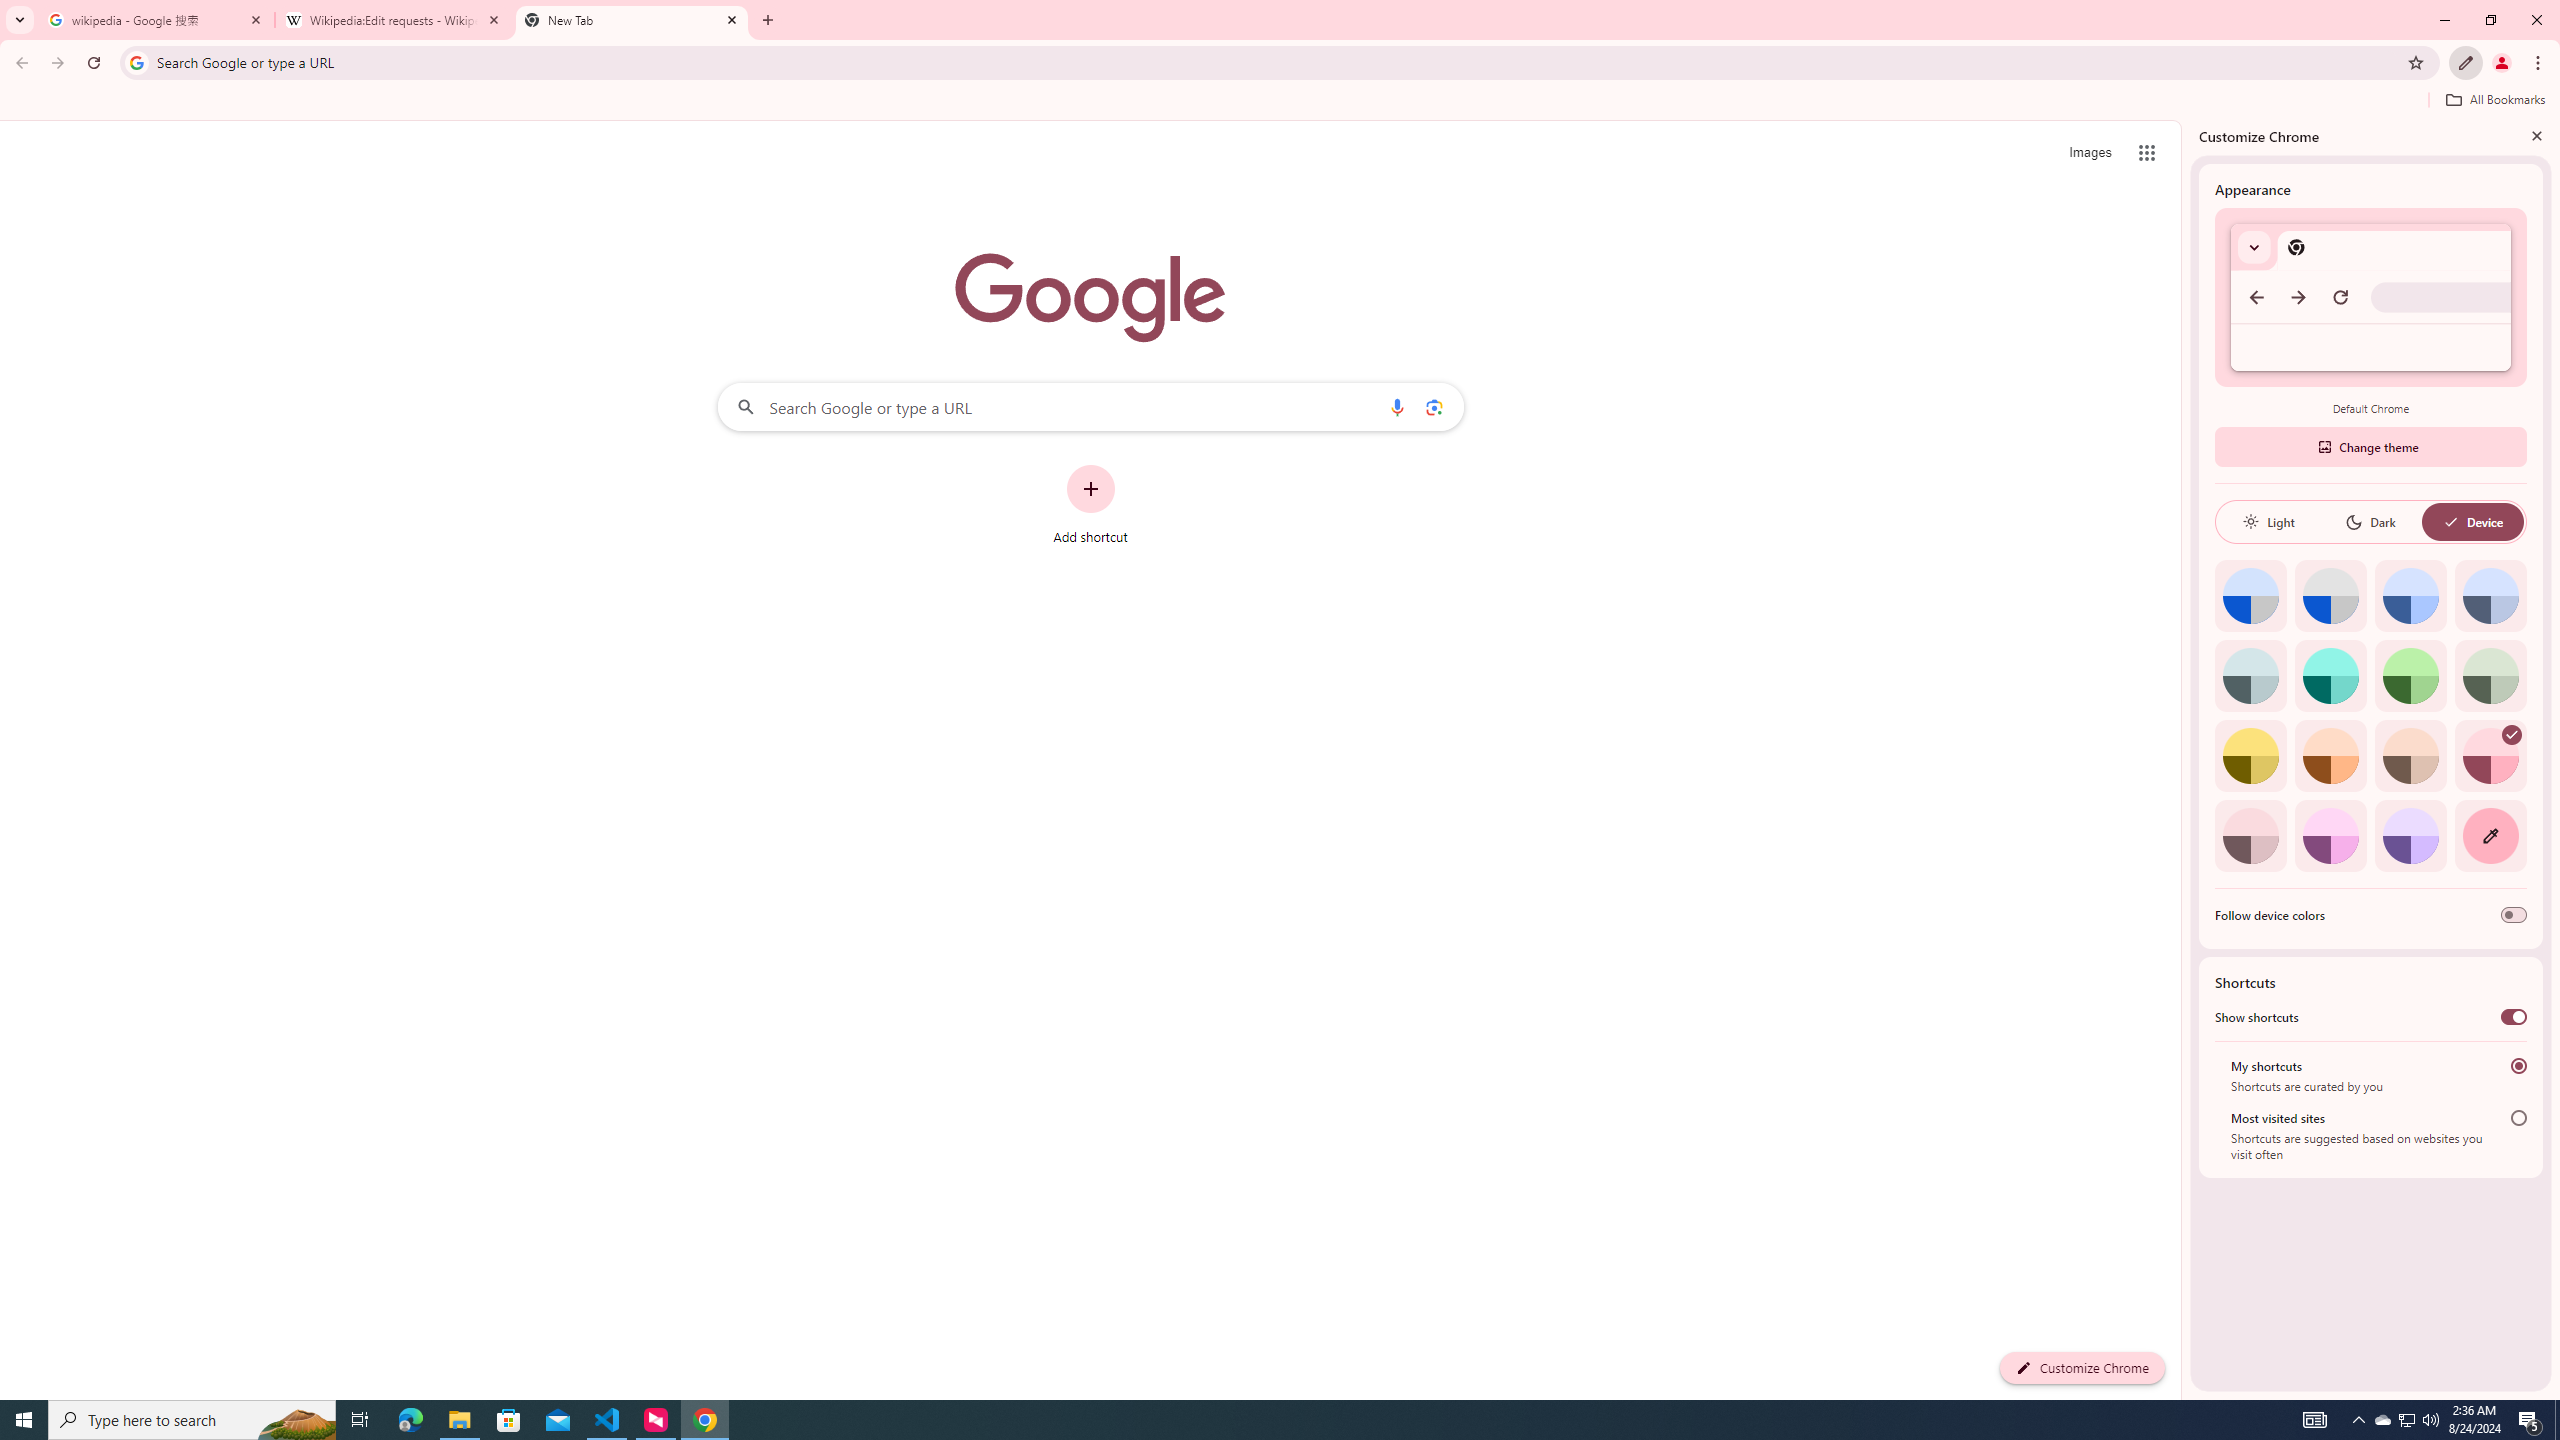 The image size is (2560, 1440). I want to click on 'Grey default color', so click(2329, 595).